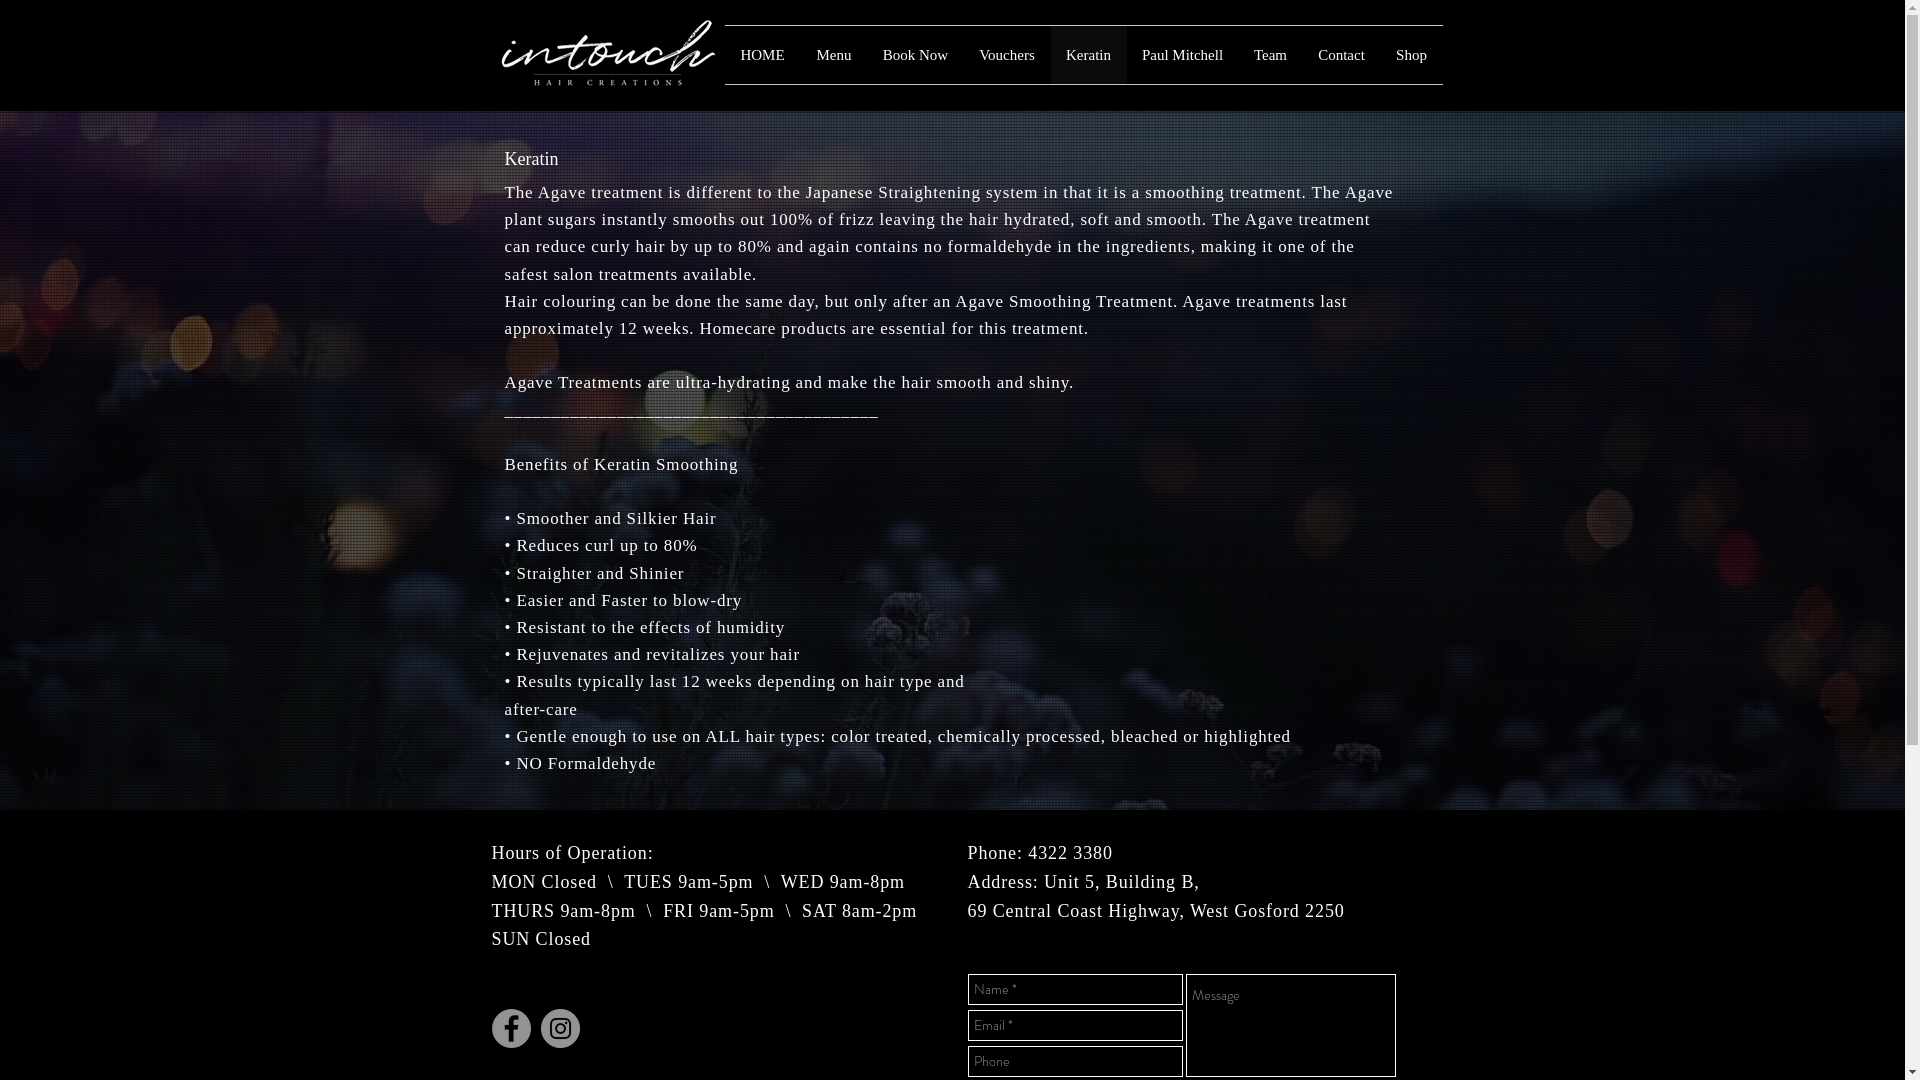  Describe the element at coordinates (723, 53) in the screenshot. I see `'HOME'` at that location.